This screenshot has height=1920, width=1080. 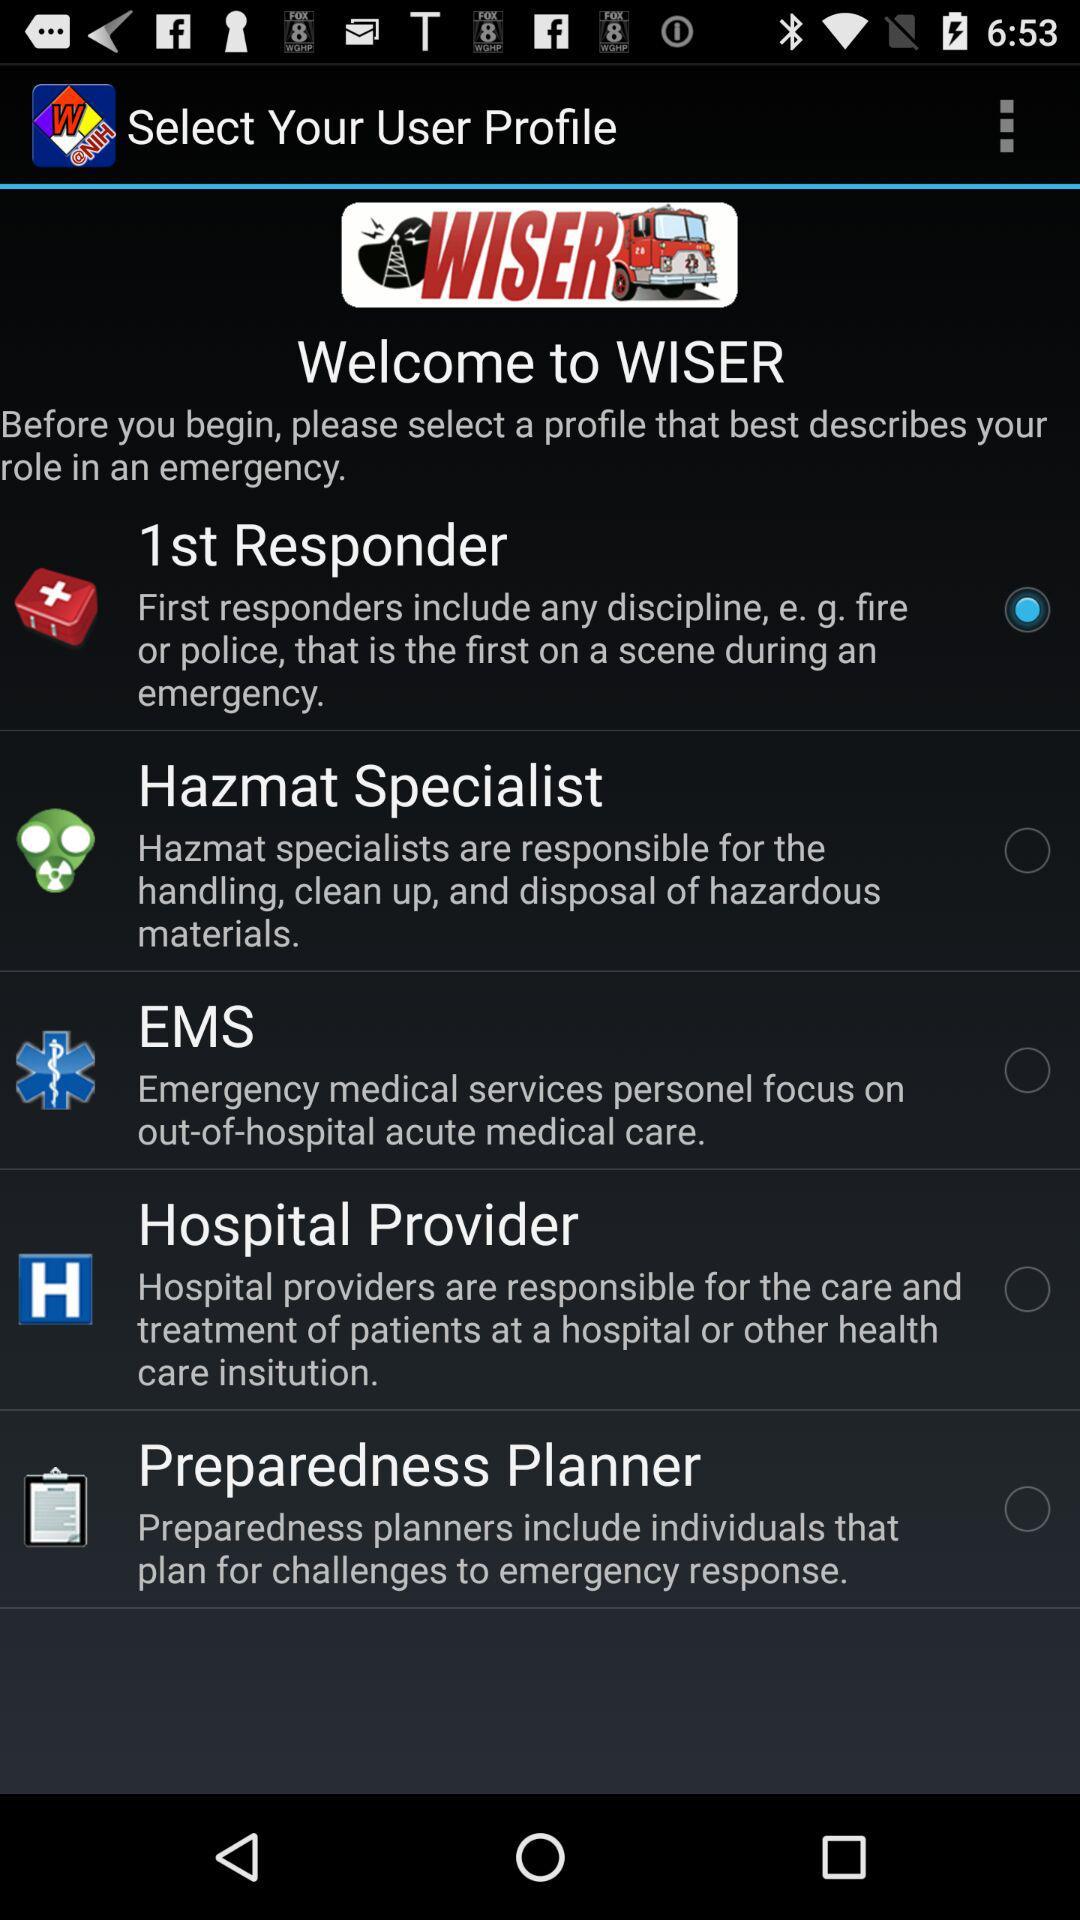 What do you see at coordinates (321, 542) in the screenshot?
I see `the app above the first responders include icon` at bounding box center [321, 542].